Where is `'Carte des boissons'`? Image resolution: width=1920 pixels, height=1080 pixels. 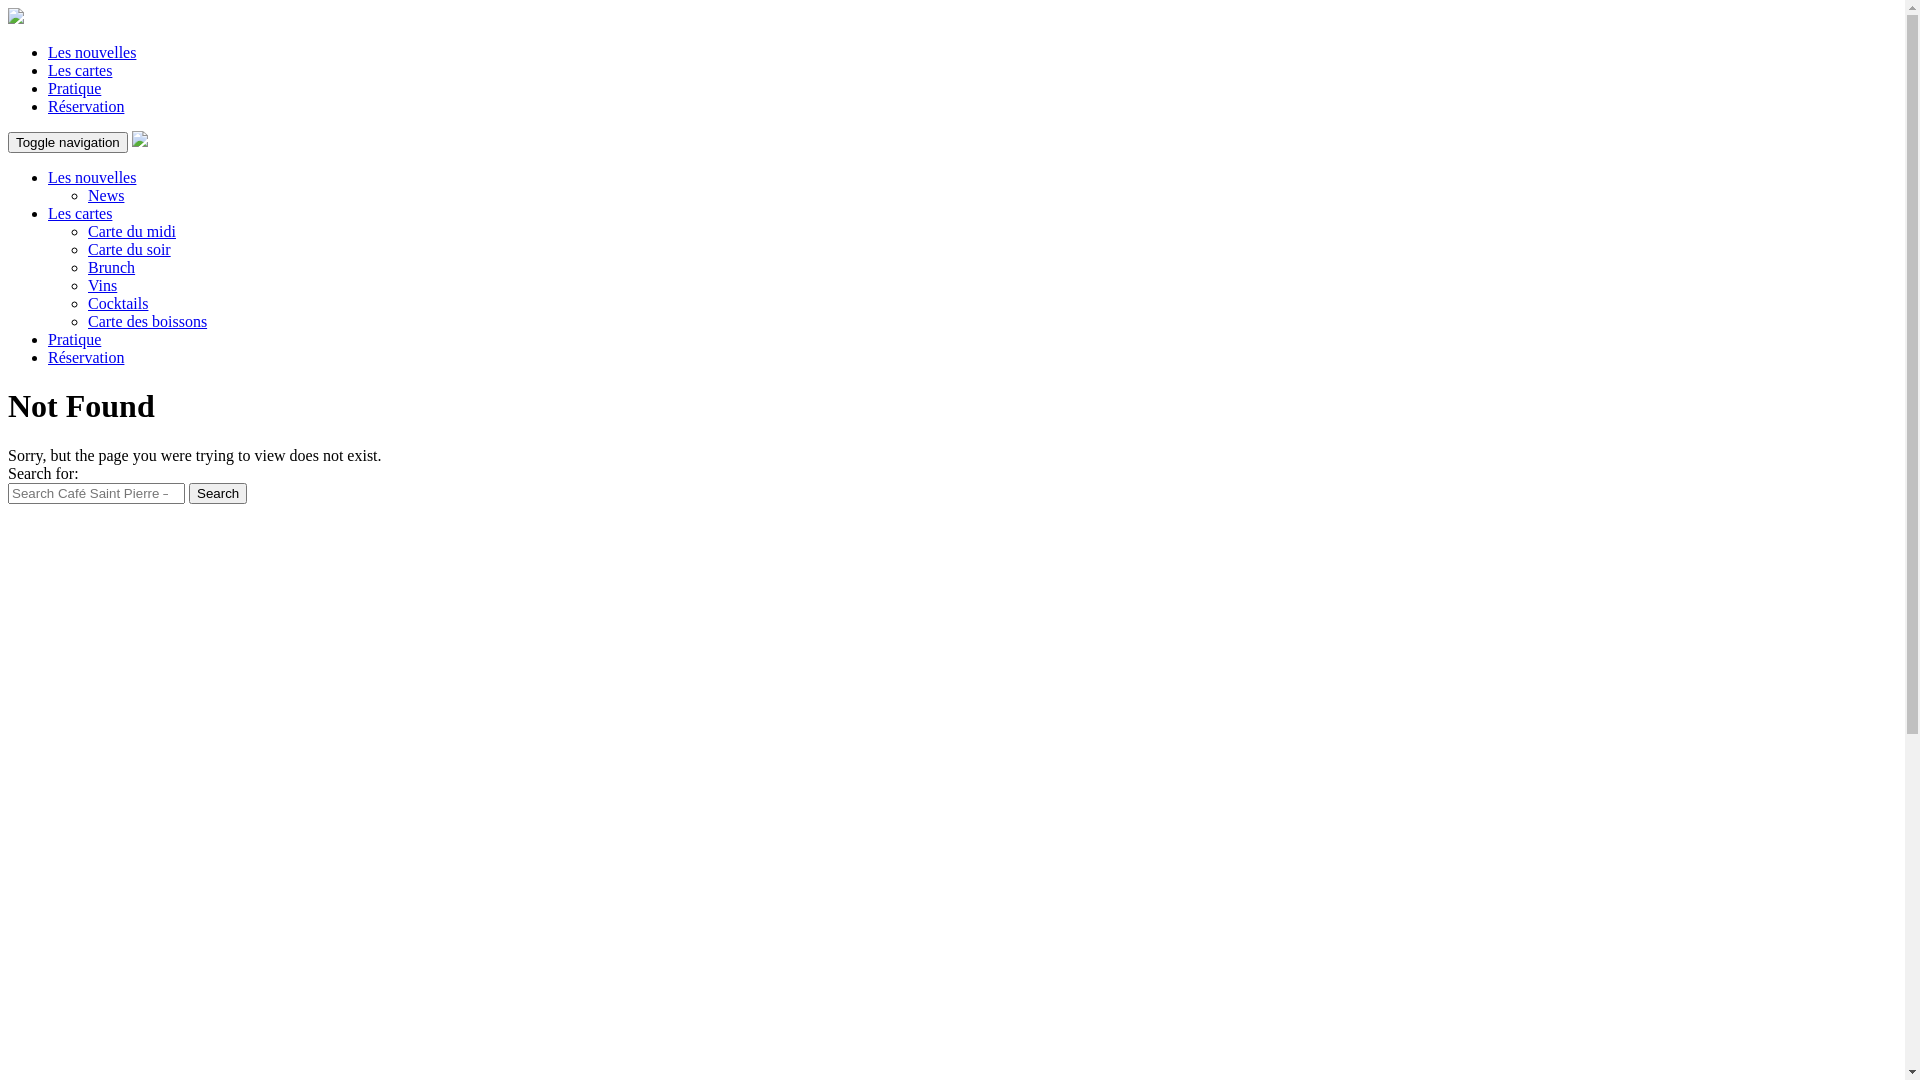
'Carte des boissons' is located at coordinates (86, 320).